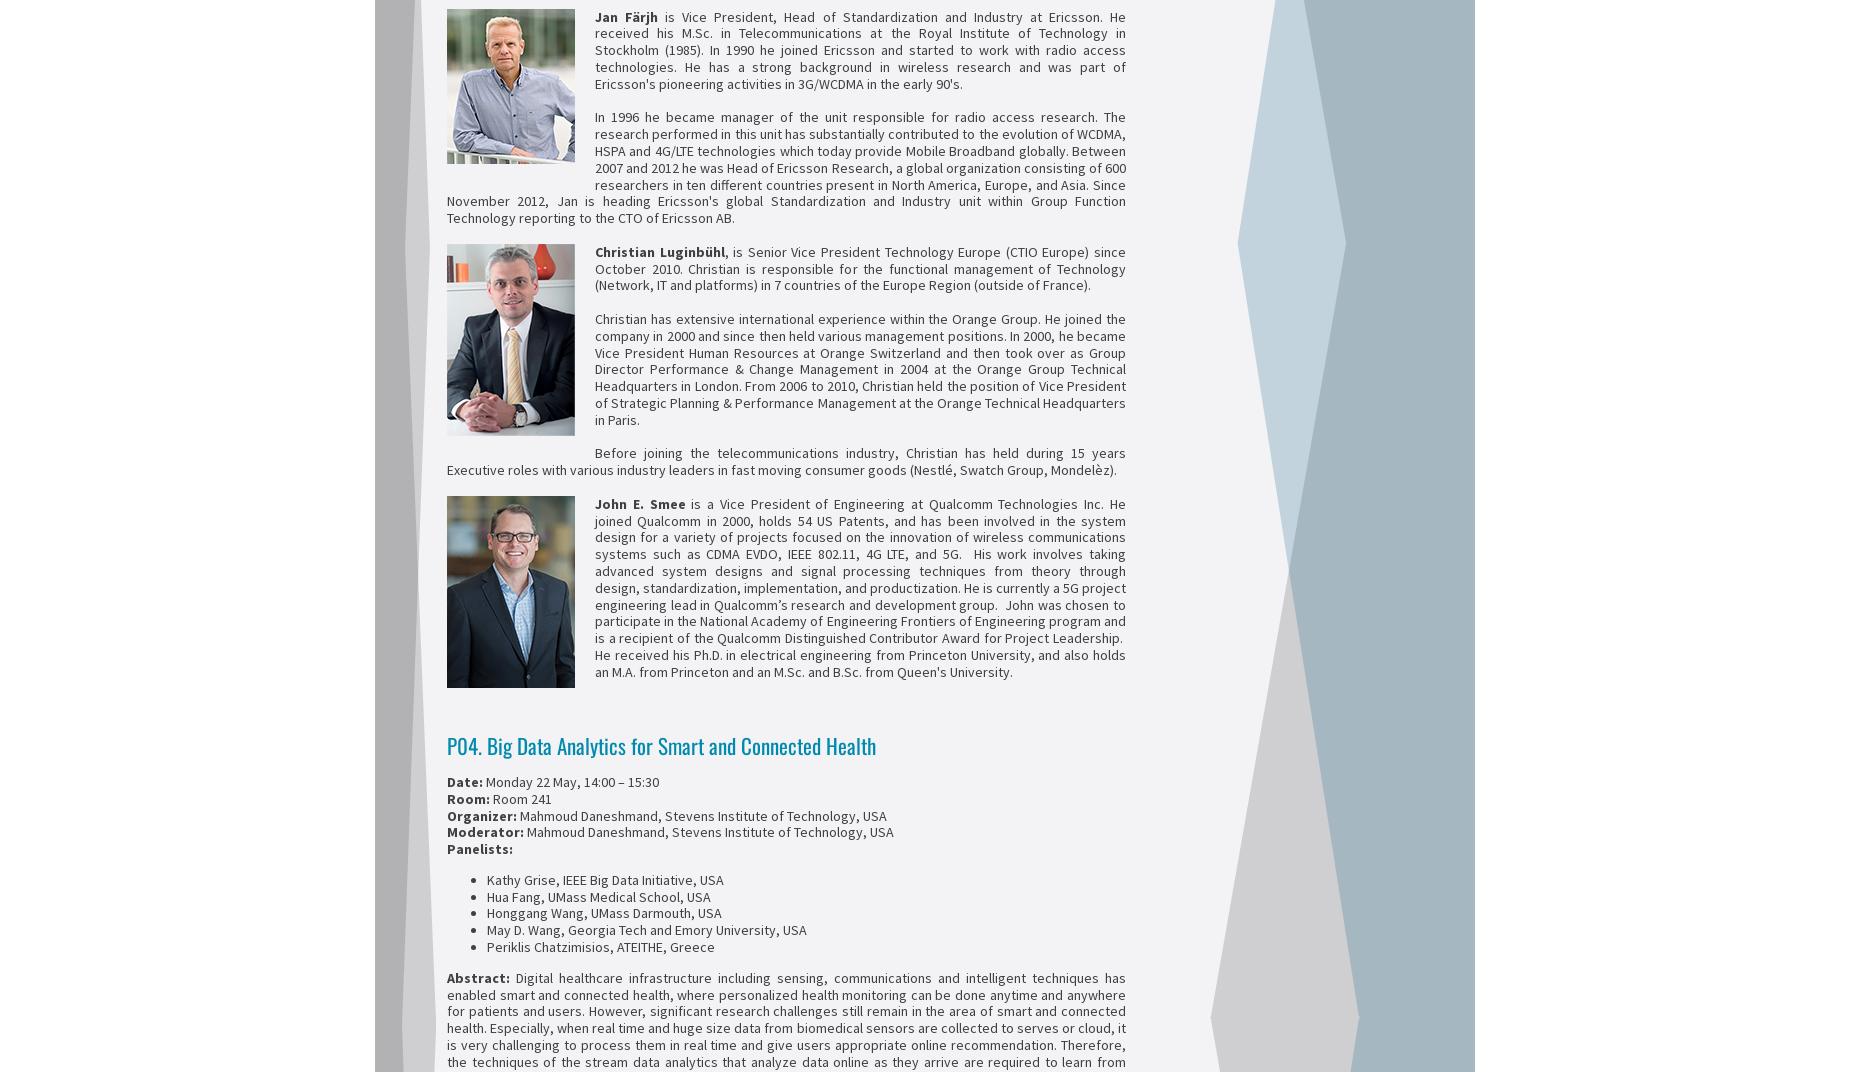  Describe the element at coordinates (445, 976) in the screenshot. I see `'Abstract:'` at that location.